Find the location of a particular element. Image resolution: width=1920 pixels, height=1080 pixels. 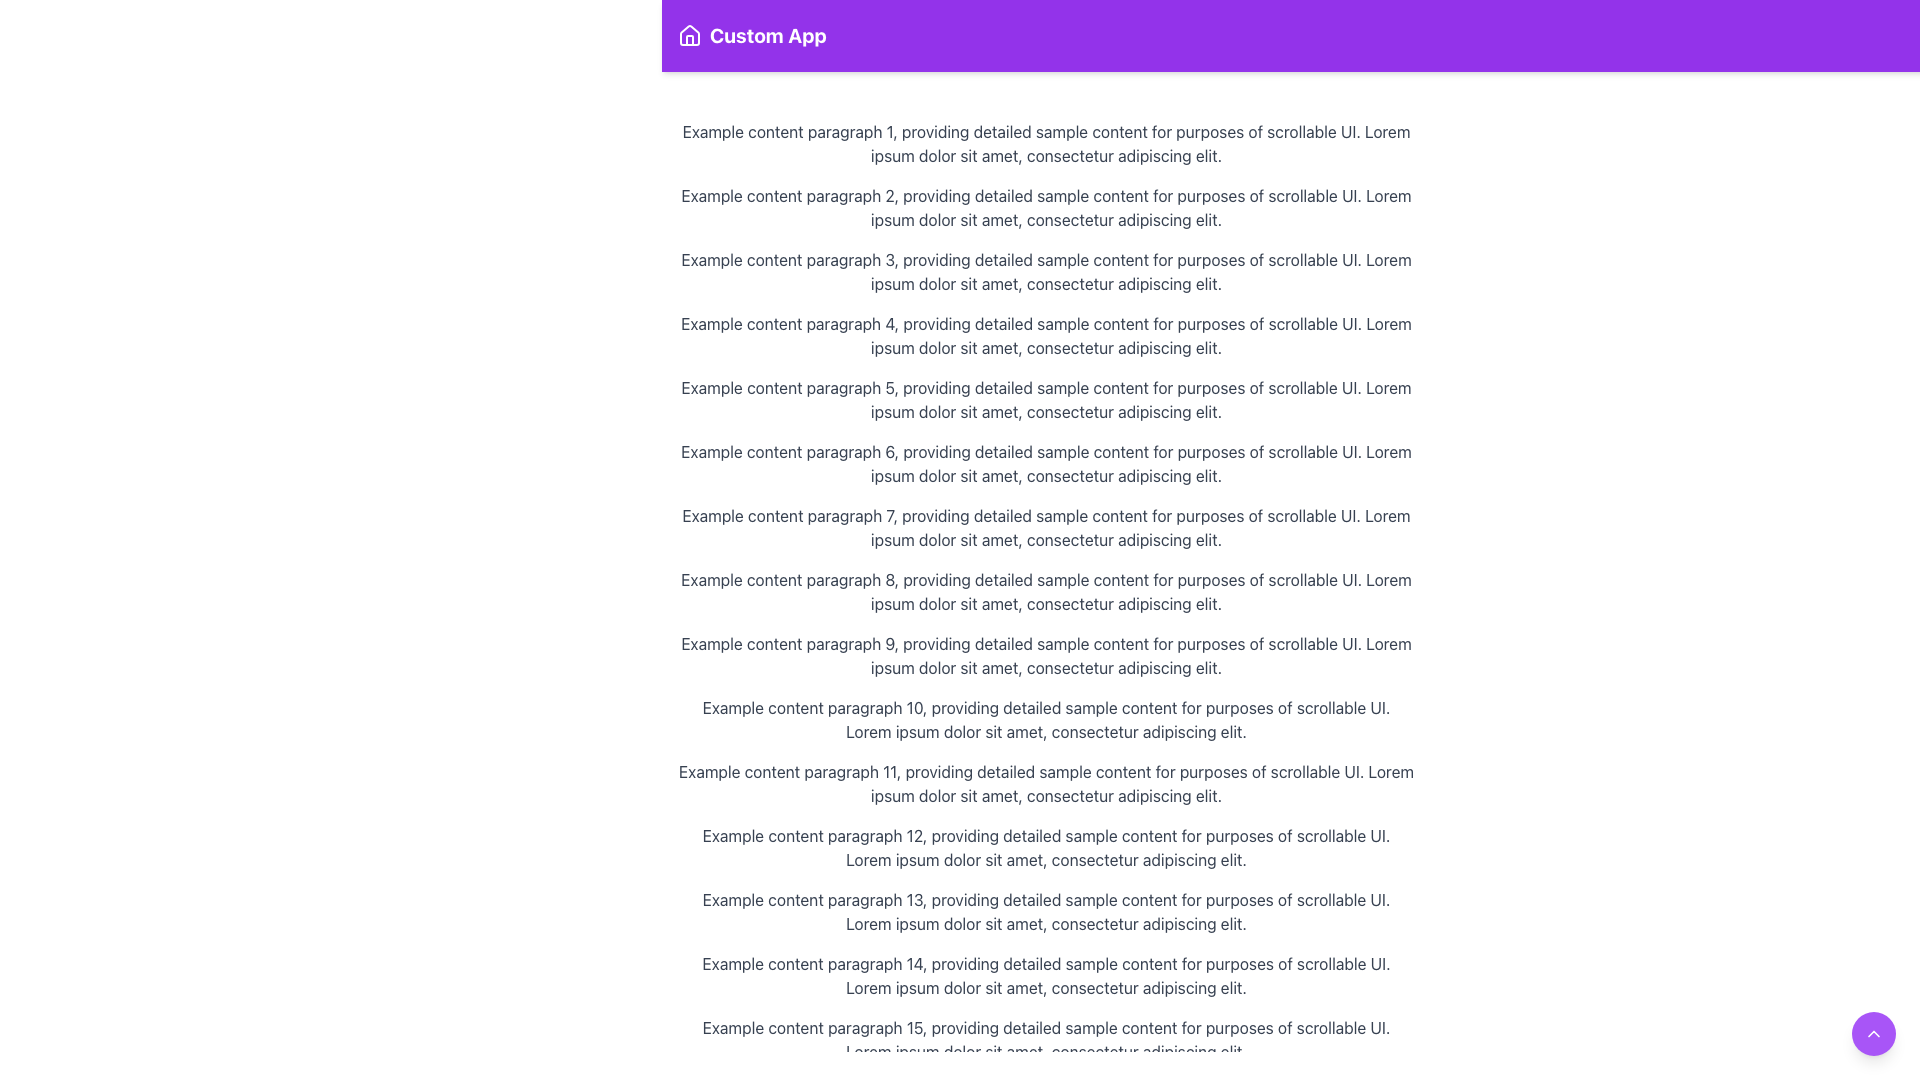

text content of the paragraph styled in gray font that is the 13th paragraph in a multi-paragraph layout is located at coordinates (1045, 911).